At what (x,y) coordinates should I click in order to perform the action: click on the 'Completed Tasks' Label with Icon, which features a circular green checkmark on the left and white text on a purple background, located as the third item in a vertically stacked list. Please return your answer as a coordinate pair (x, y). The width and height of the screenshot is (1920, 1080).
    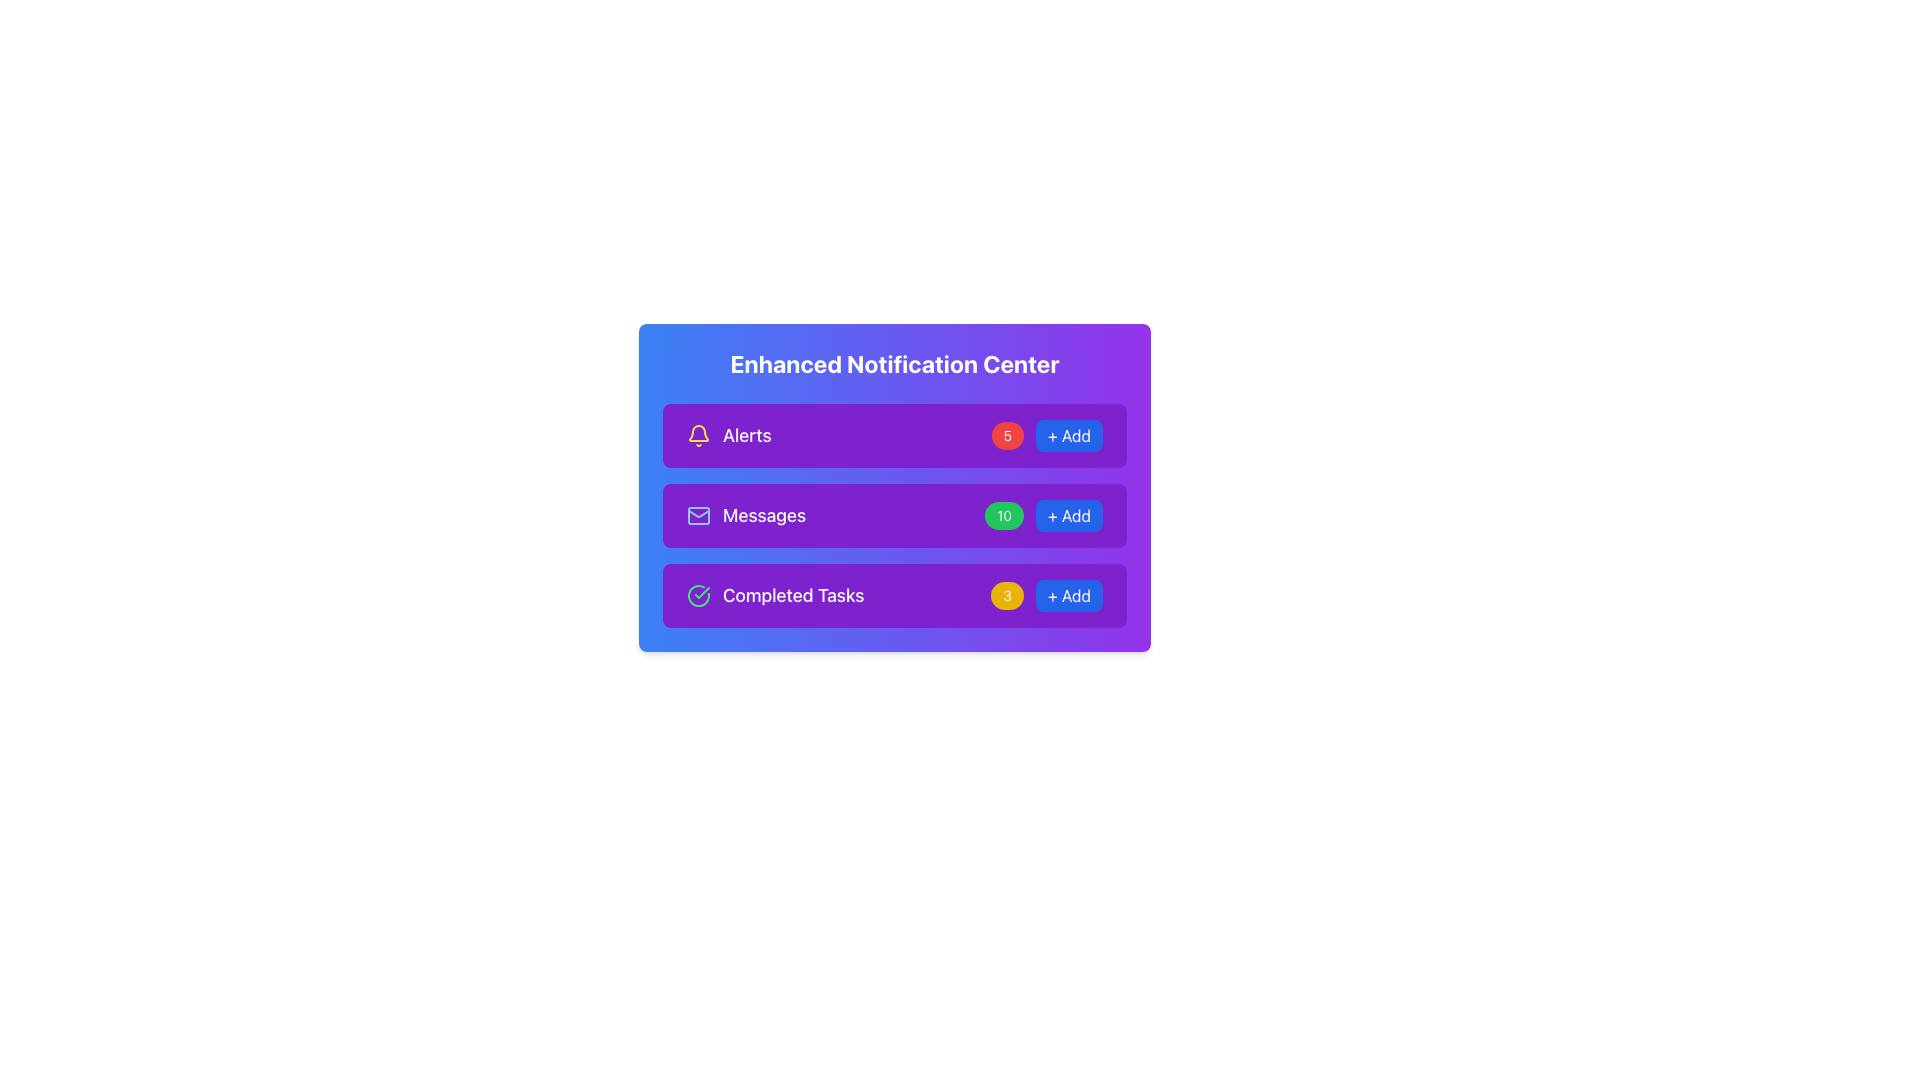
    Looking at the image, I should click on (774, 595).